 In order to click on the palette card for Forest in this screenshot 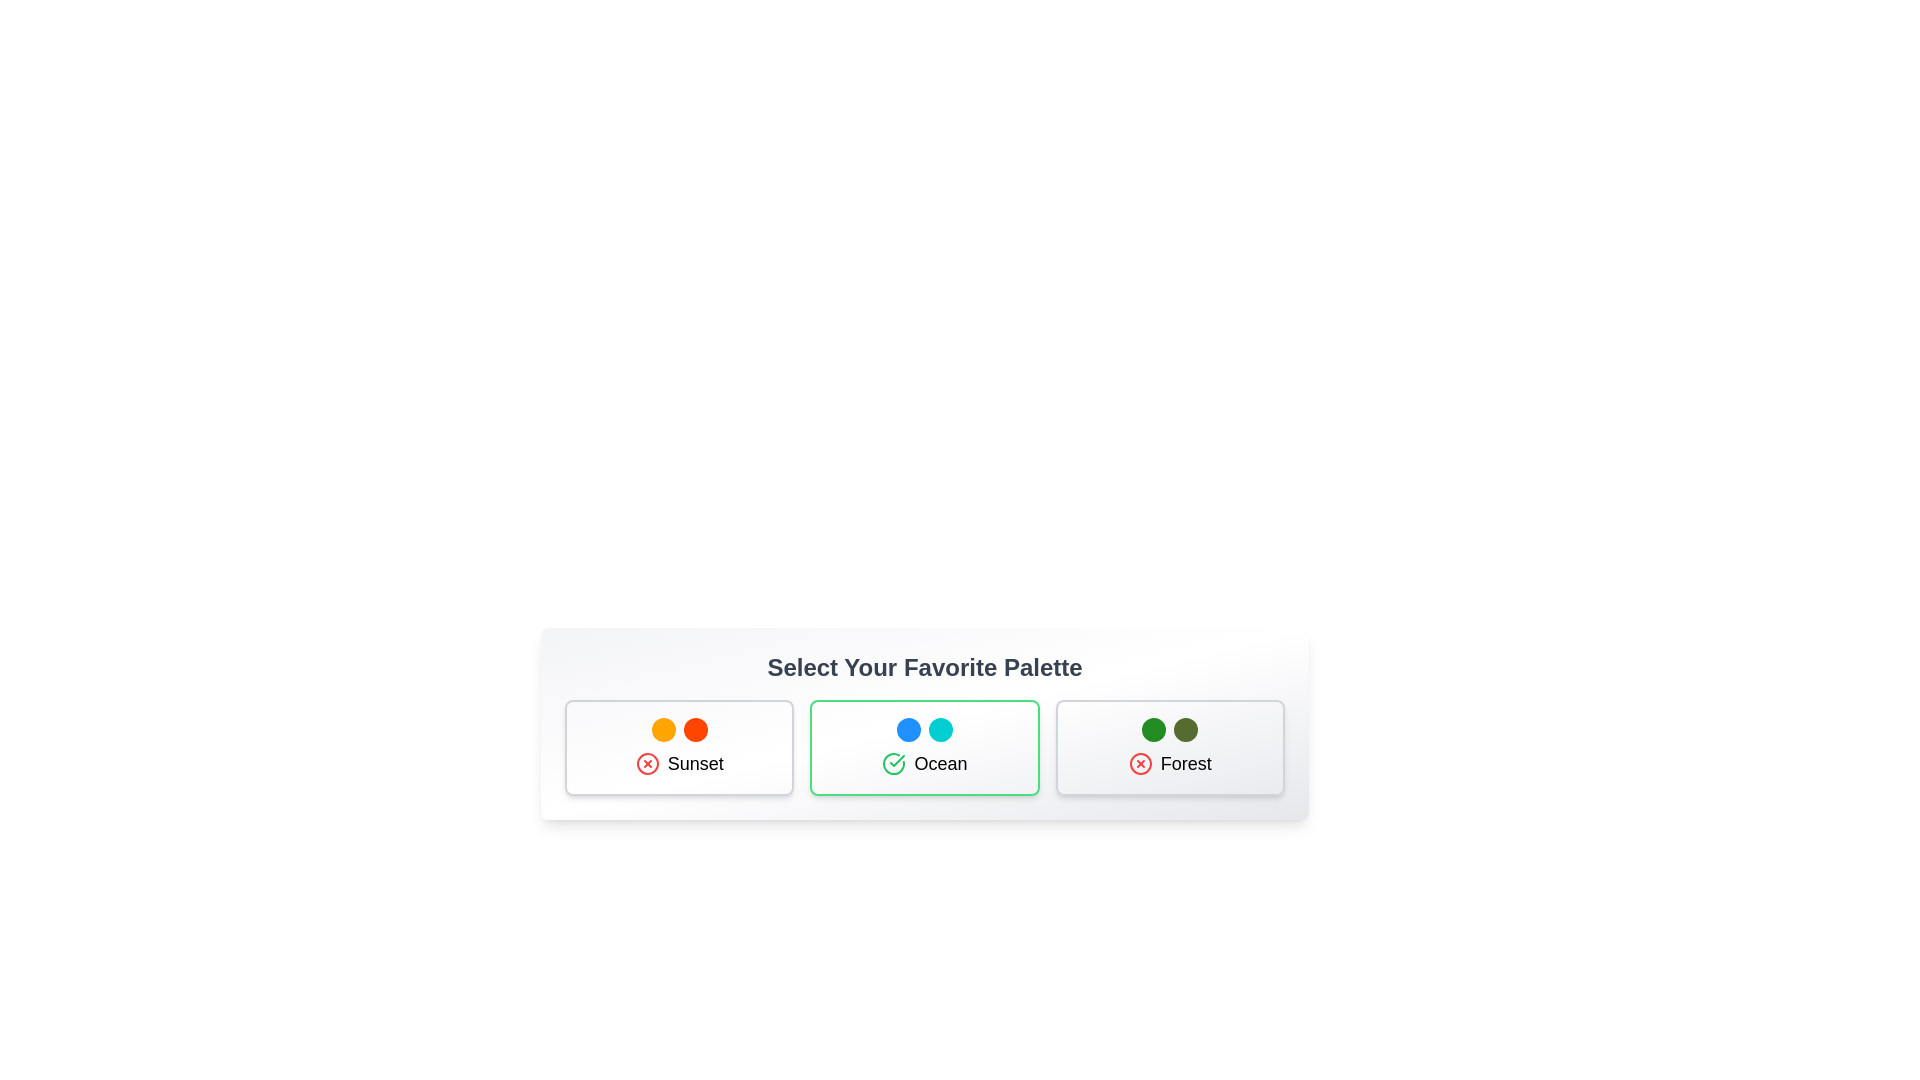, I will do `click(1170, 748)`.